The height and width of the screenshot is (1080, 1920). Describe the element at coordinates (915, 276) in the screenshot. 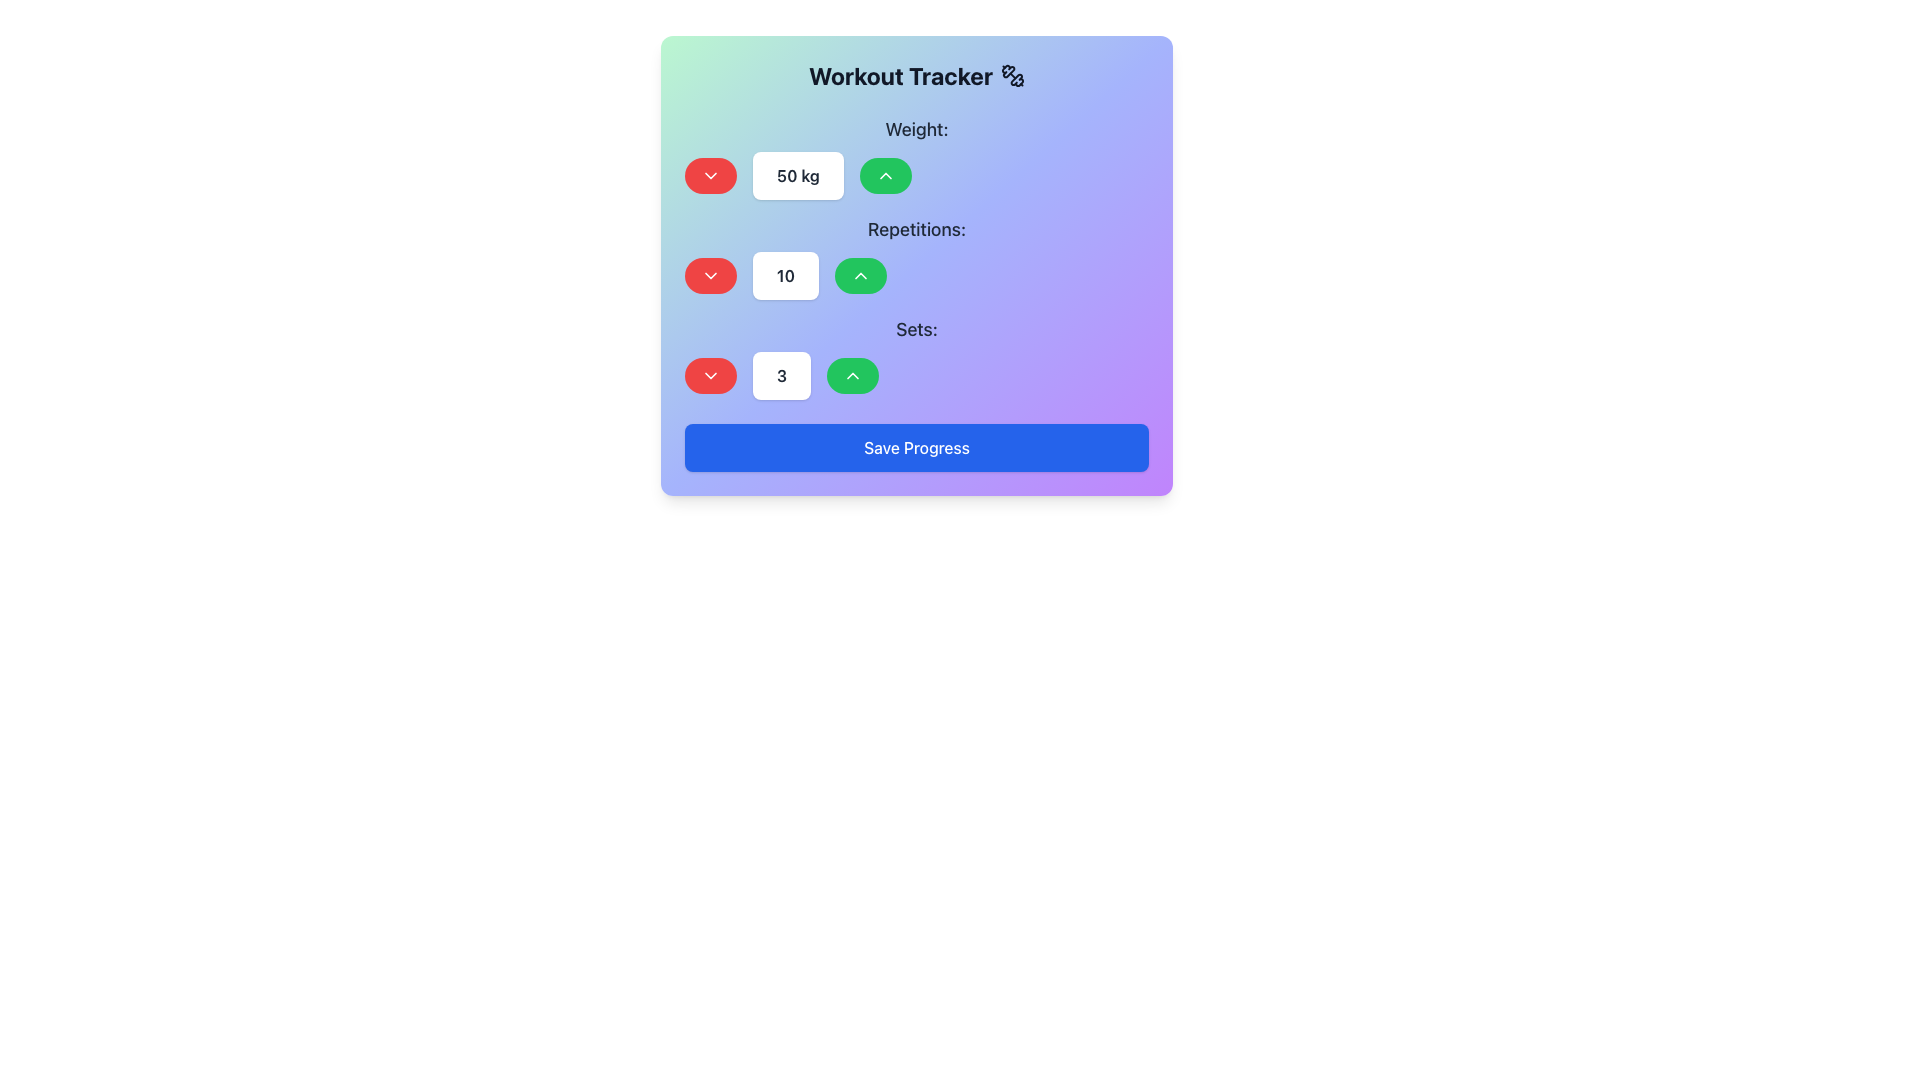

I see `the Display element for numeric representation that shows the value '10', which is centrally located in the 'Repetitions:' section, flanked by red and green buttons` at that location.